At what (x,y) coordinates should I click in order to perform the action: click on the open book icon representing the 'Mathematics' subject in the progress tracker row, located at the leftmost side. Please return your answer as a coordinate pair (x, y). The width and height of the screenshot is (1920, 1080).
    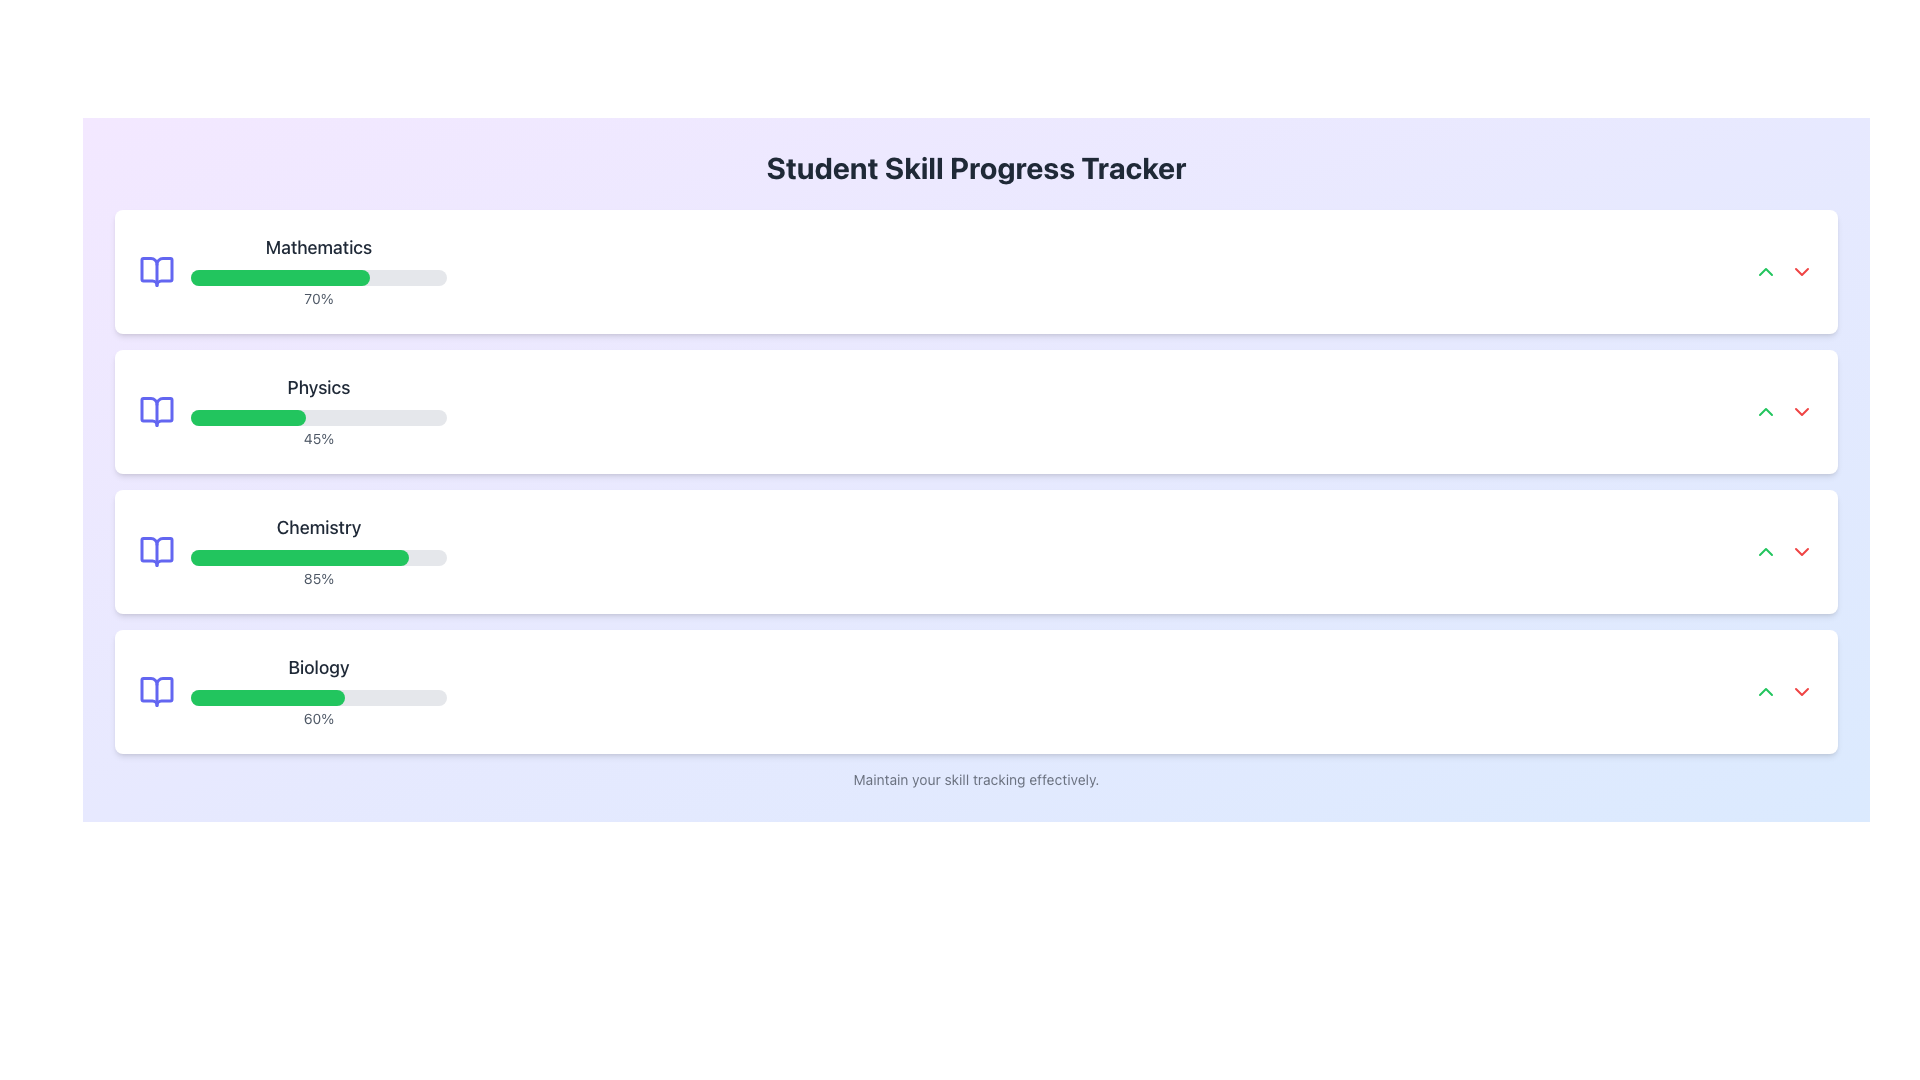
    Looking at the image, I should click on (156, 272).